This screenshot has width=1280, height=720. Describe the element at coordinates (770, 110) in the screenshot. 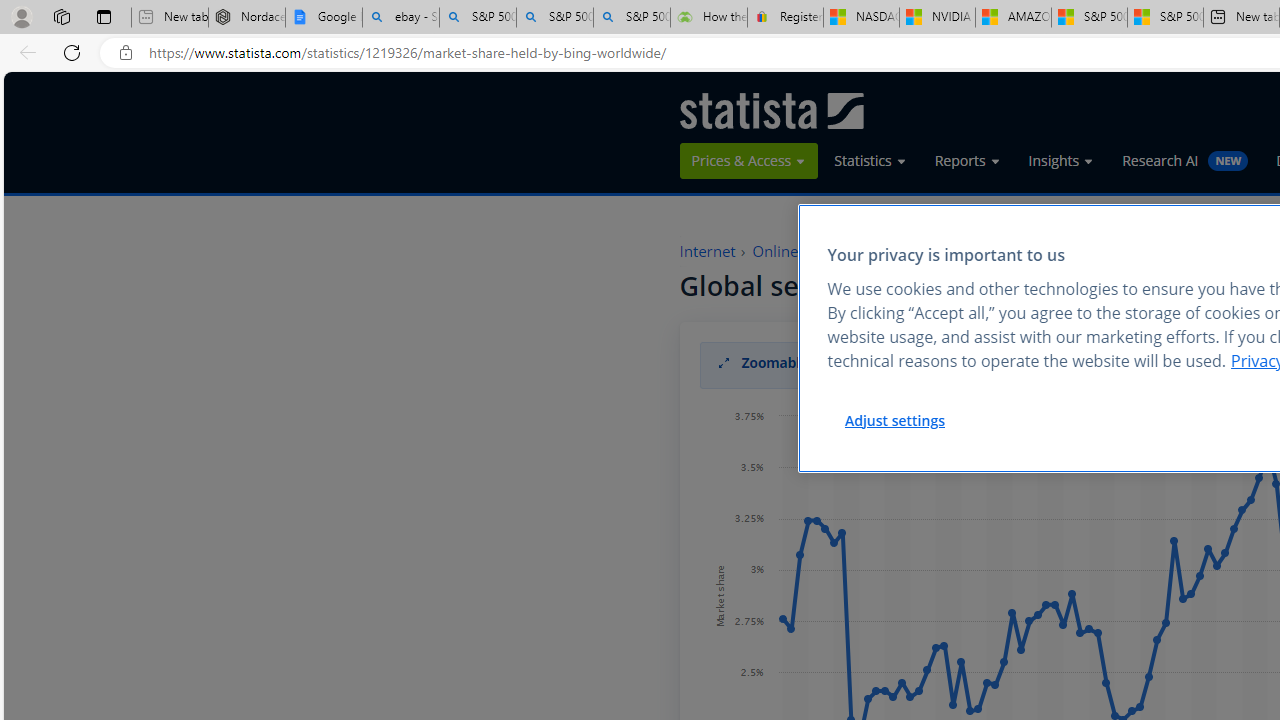

I see `'Statista Homepage'` at that location.